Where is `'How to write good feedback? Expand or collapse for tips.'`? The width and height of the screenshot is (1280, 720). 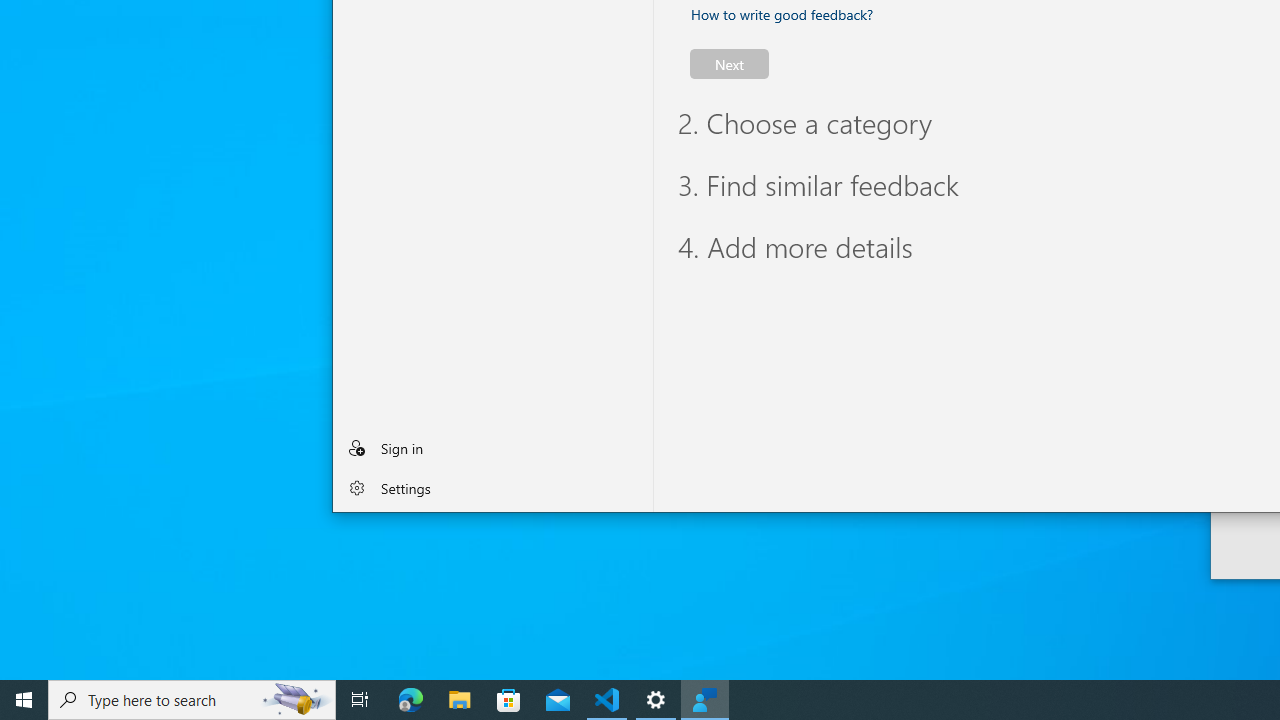 'How to write good feedback? Expand or collapse for tips.' is located at coordinates (781, 14).